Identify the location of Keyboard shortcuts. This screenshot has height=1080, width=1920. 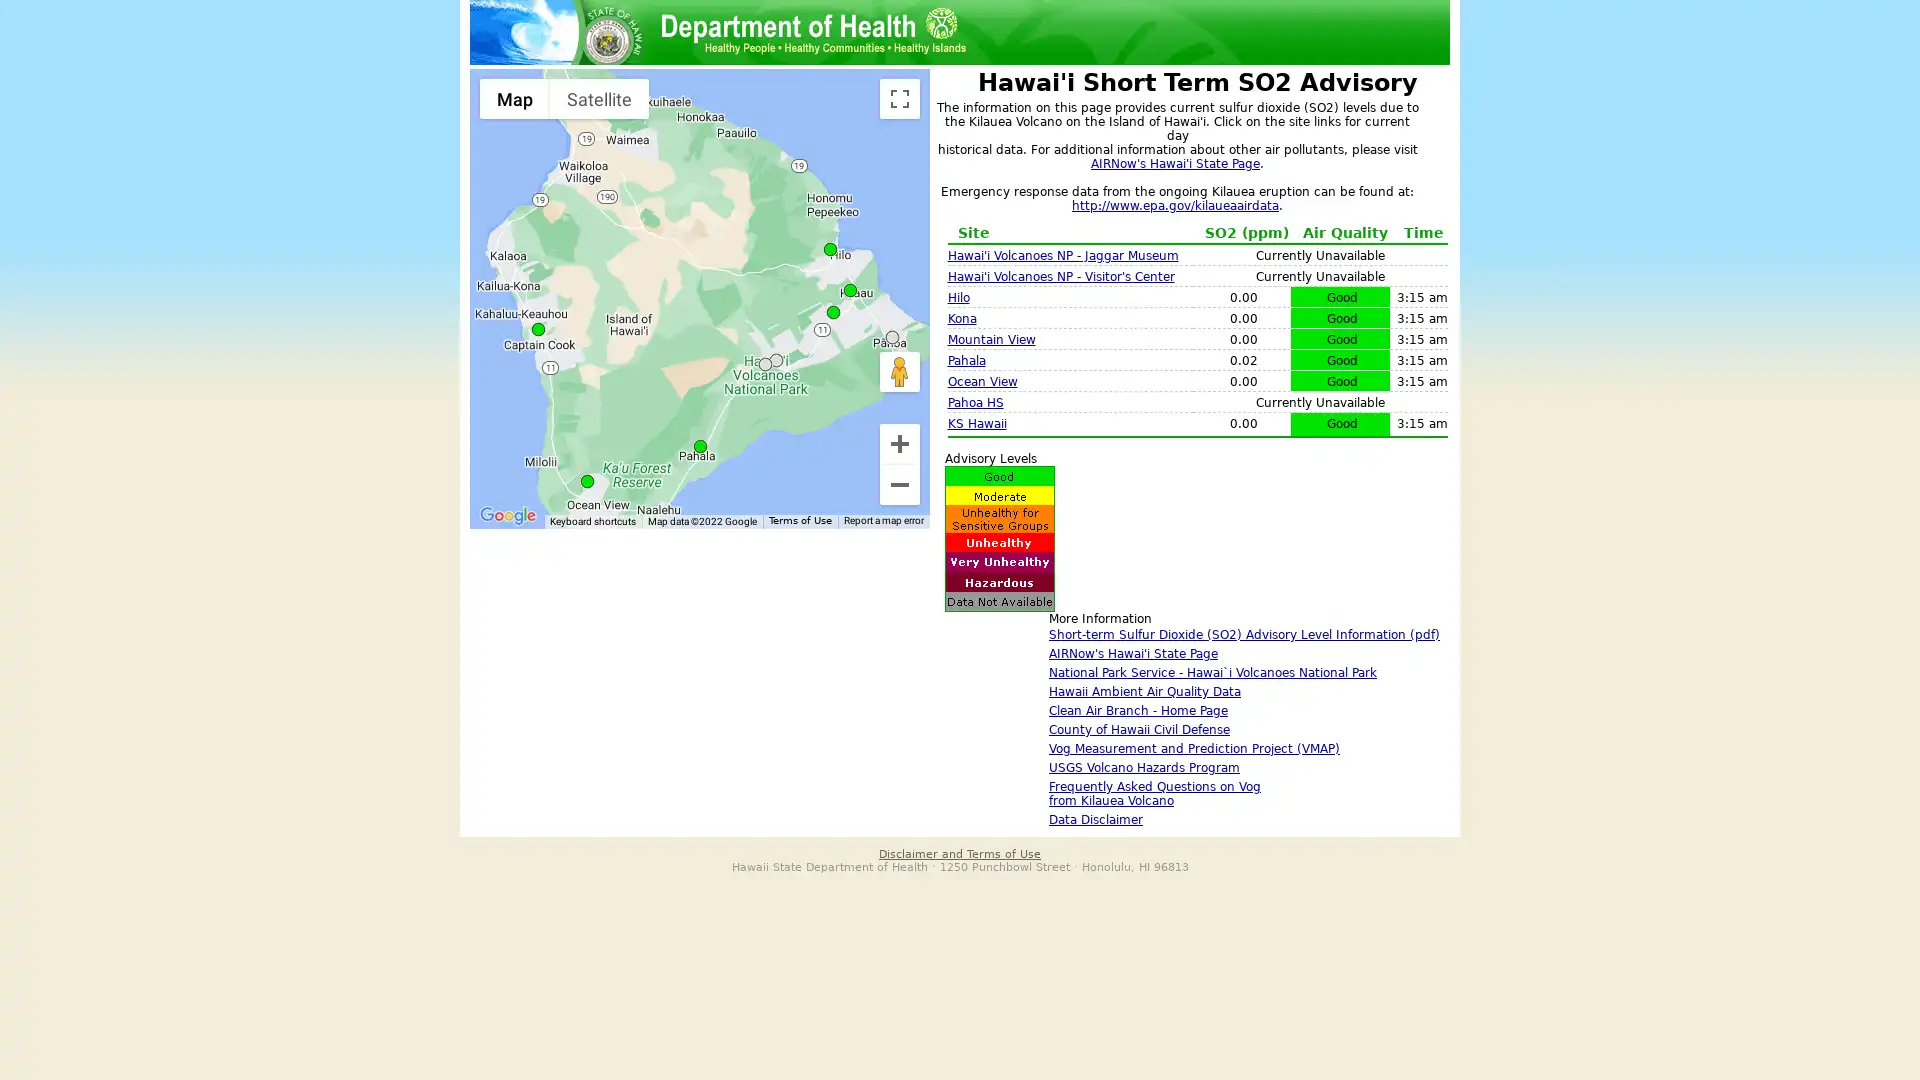
(592, 520).